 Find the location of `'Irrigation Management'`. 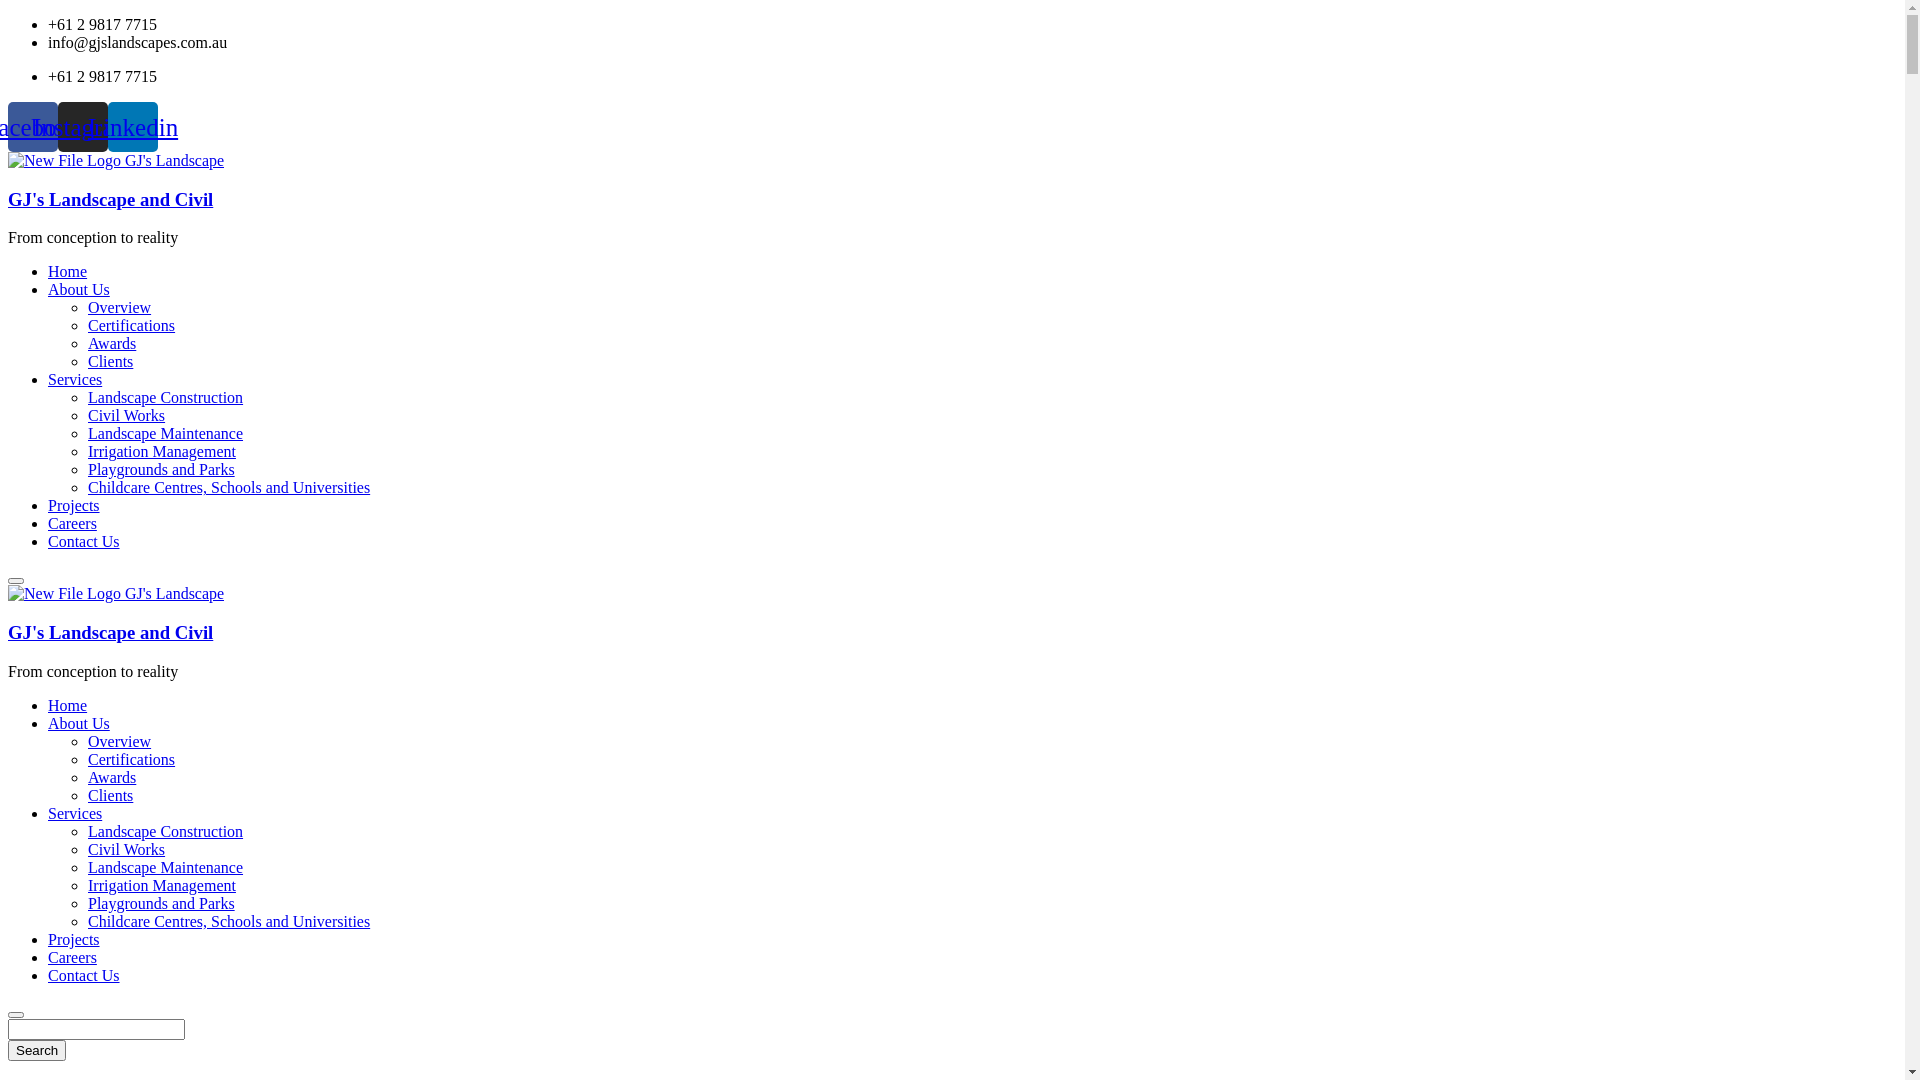

'Irrigation Management' is located at coordinates (162, 884).